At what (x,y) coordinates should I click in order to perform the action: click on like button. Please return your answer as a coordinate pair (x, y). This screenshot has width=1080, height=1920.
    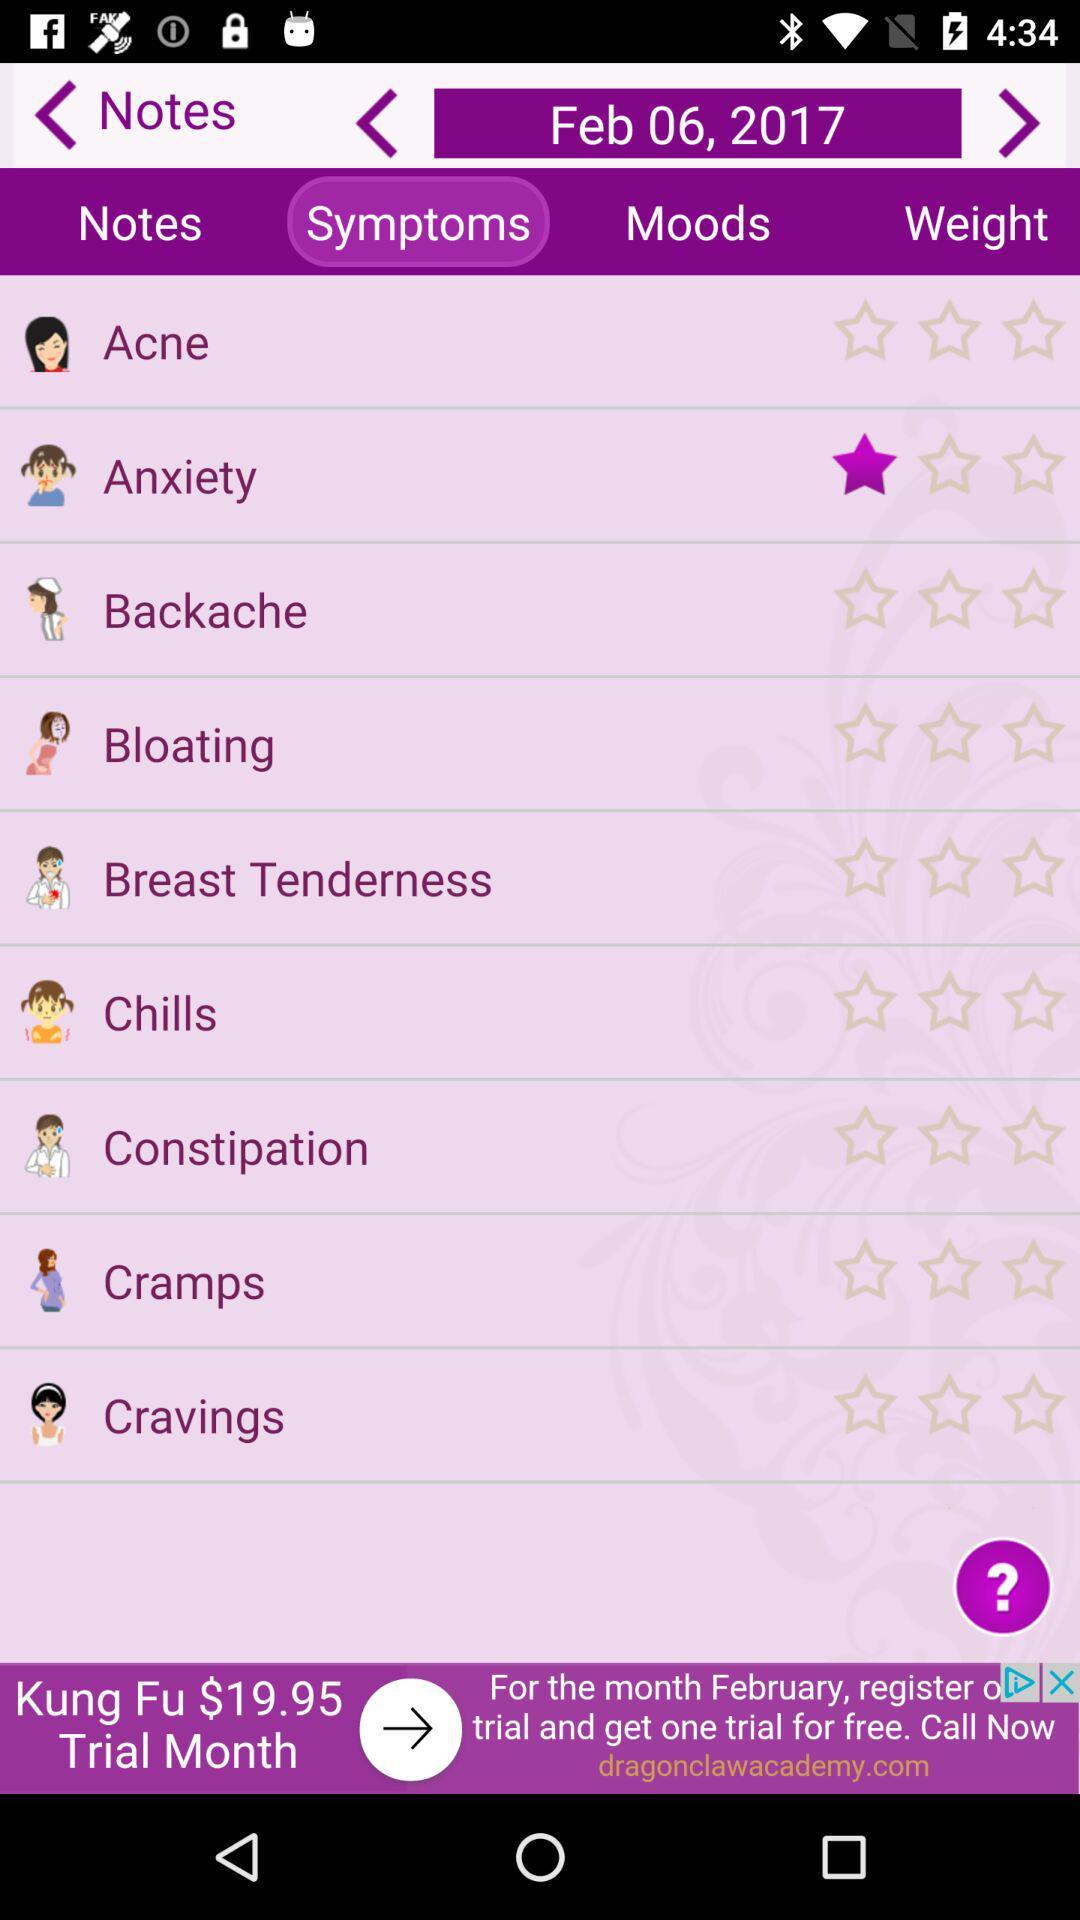
    Looking at the image, I should click on (947, 473).